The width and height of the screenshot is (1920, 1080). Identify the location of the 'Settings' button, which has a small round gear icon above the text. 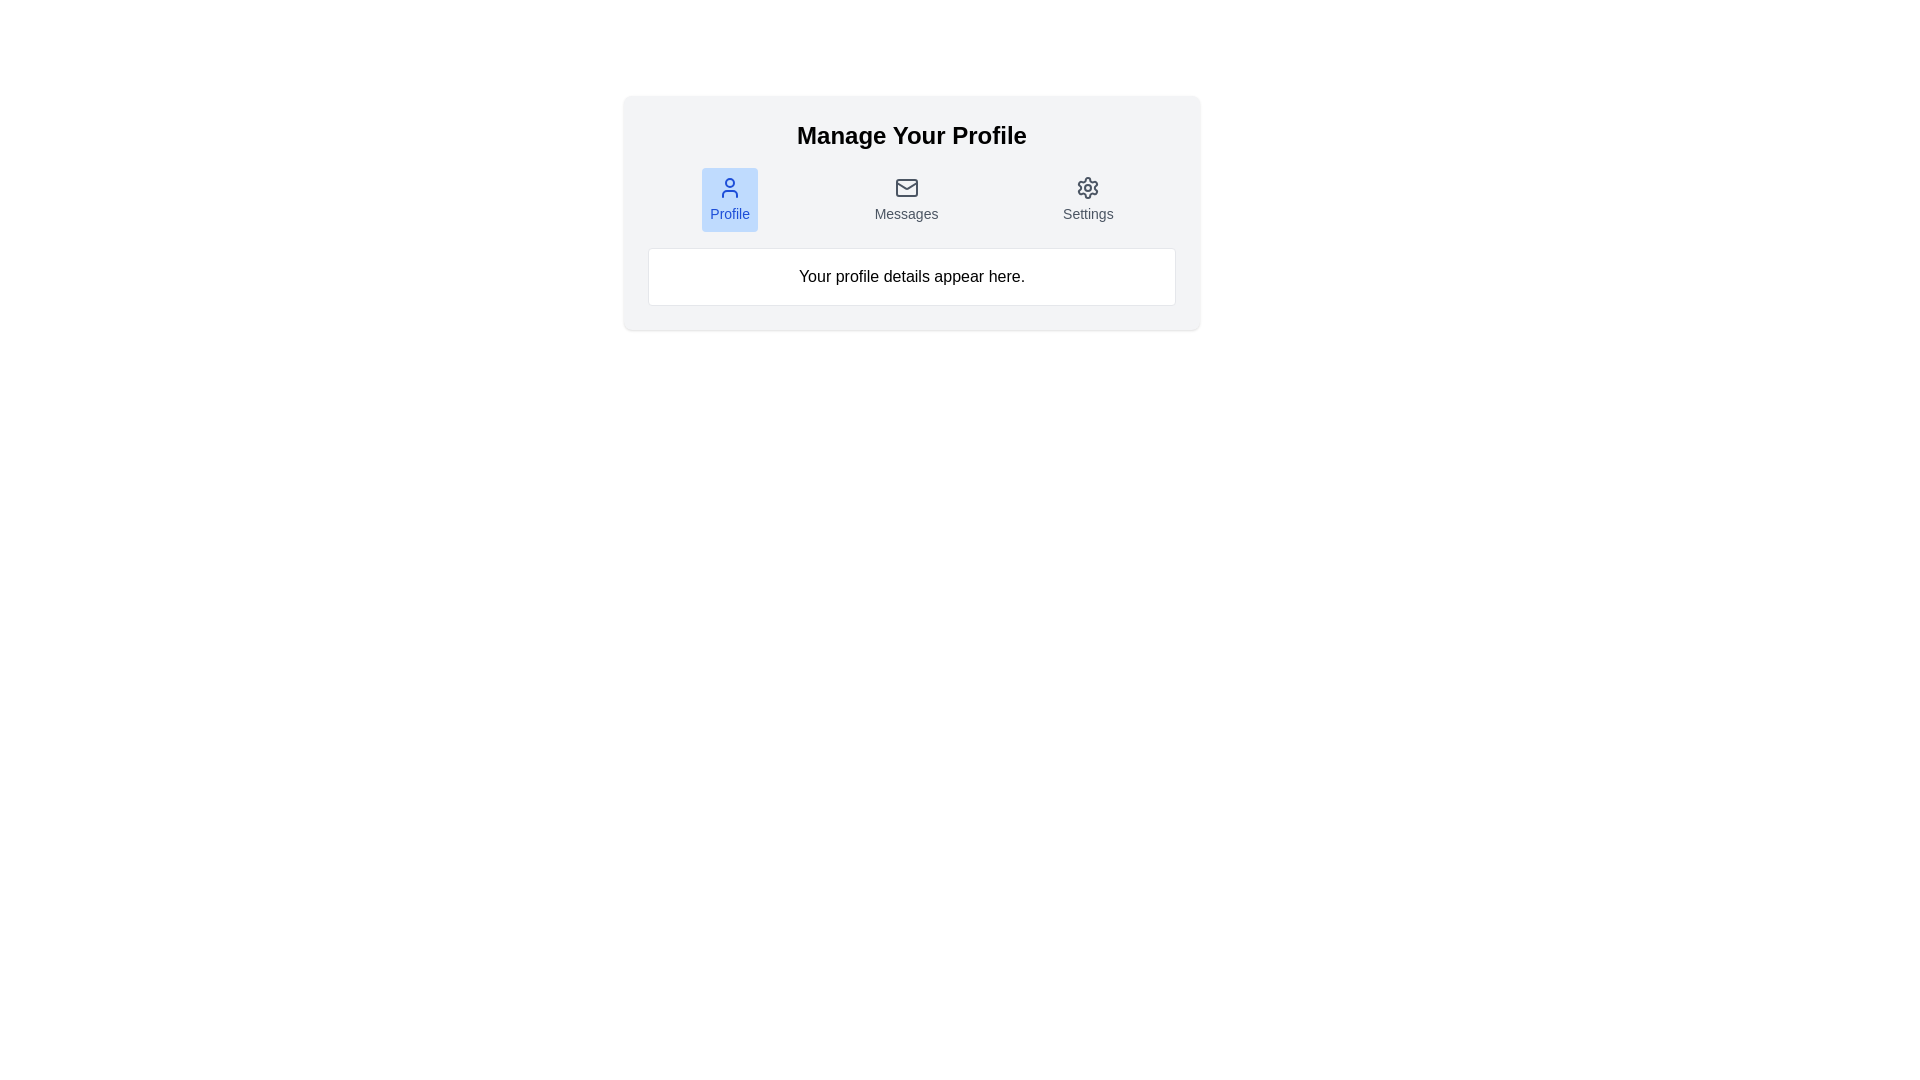
(1087, 200).